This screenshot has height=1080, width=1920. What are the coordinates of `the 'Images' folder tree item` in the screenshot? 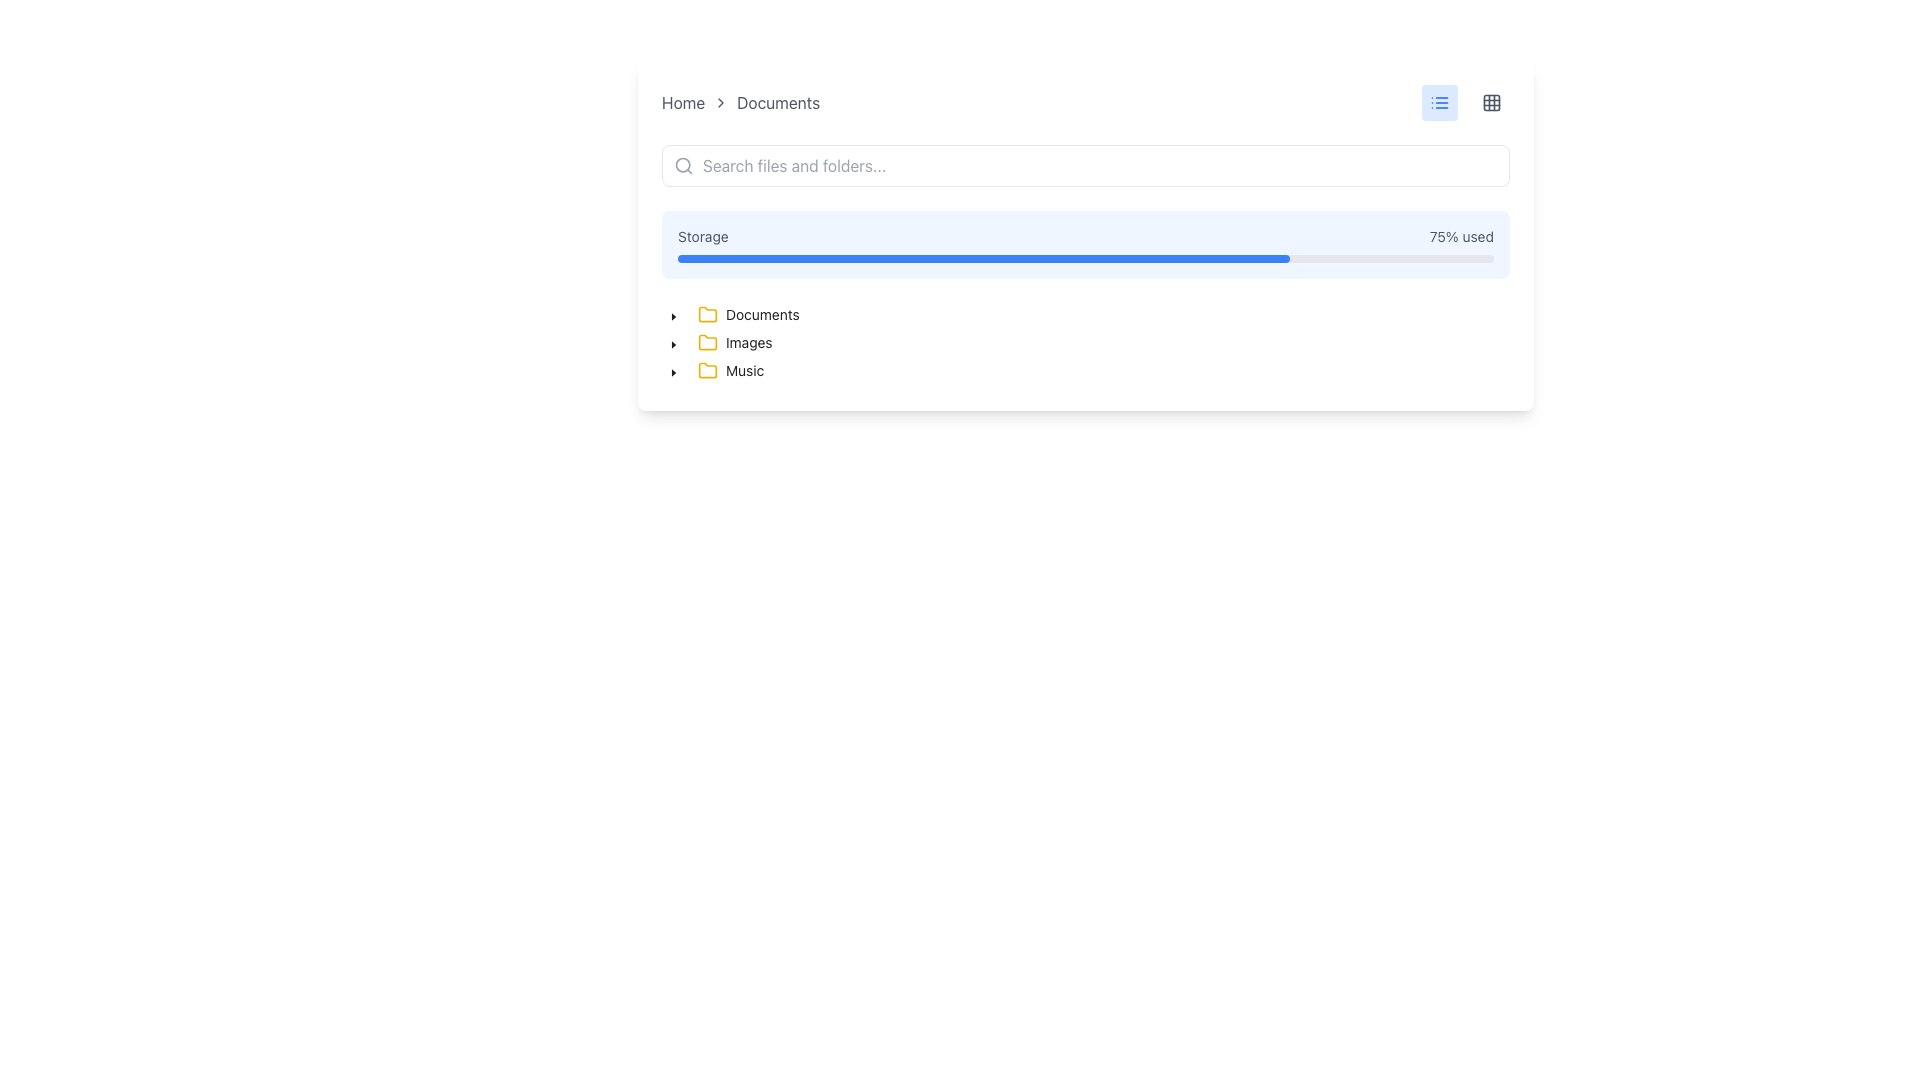 It's located at (720, 342).